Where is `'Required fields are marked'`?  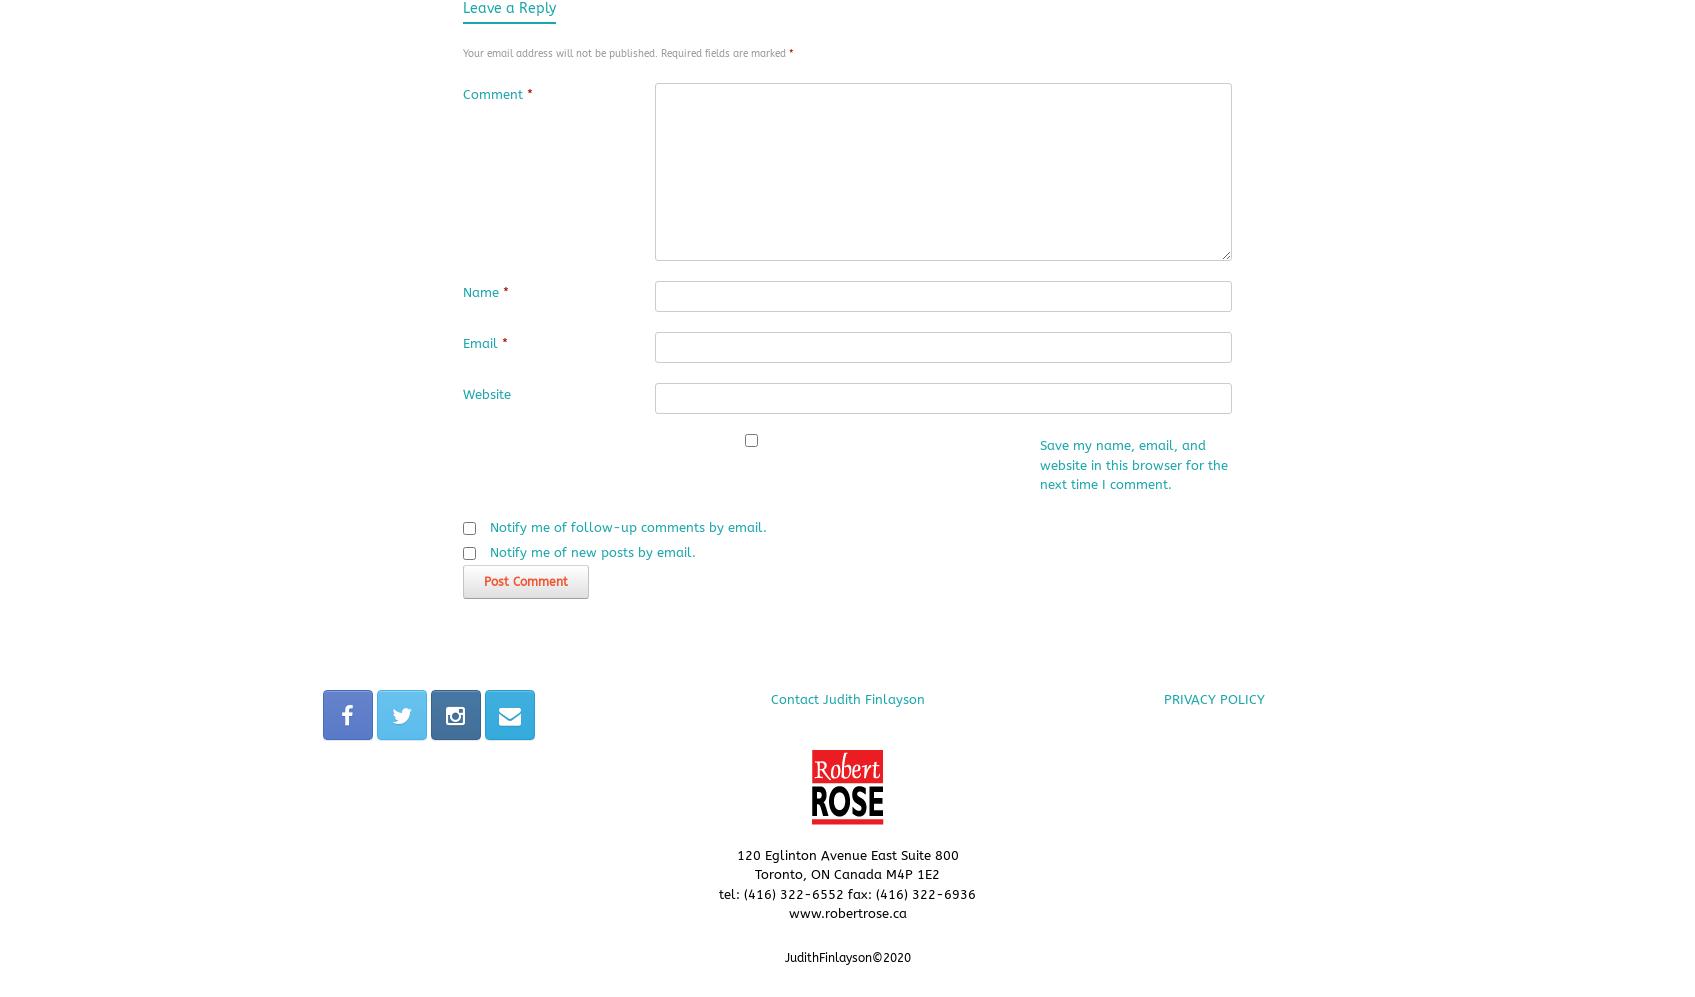 'Required fields are marked' is located at coordinates (660, 51).